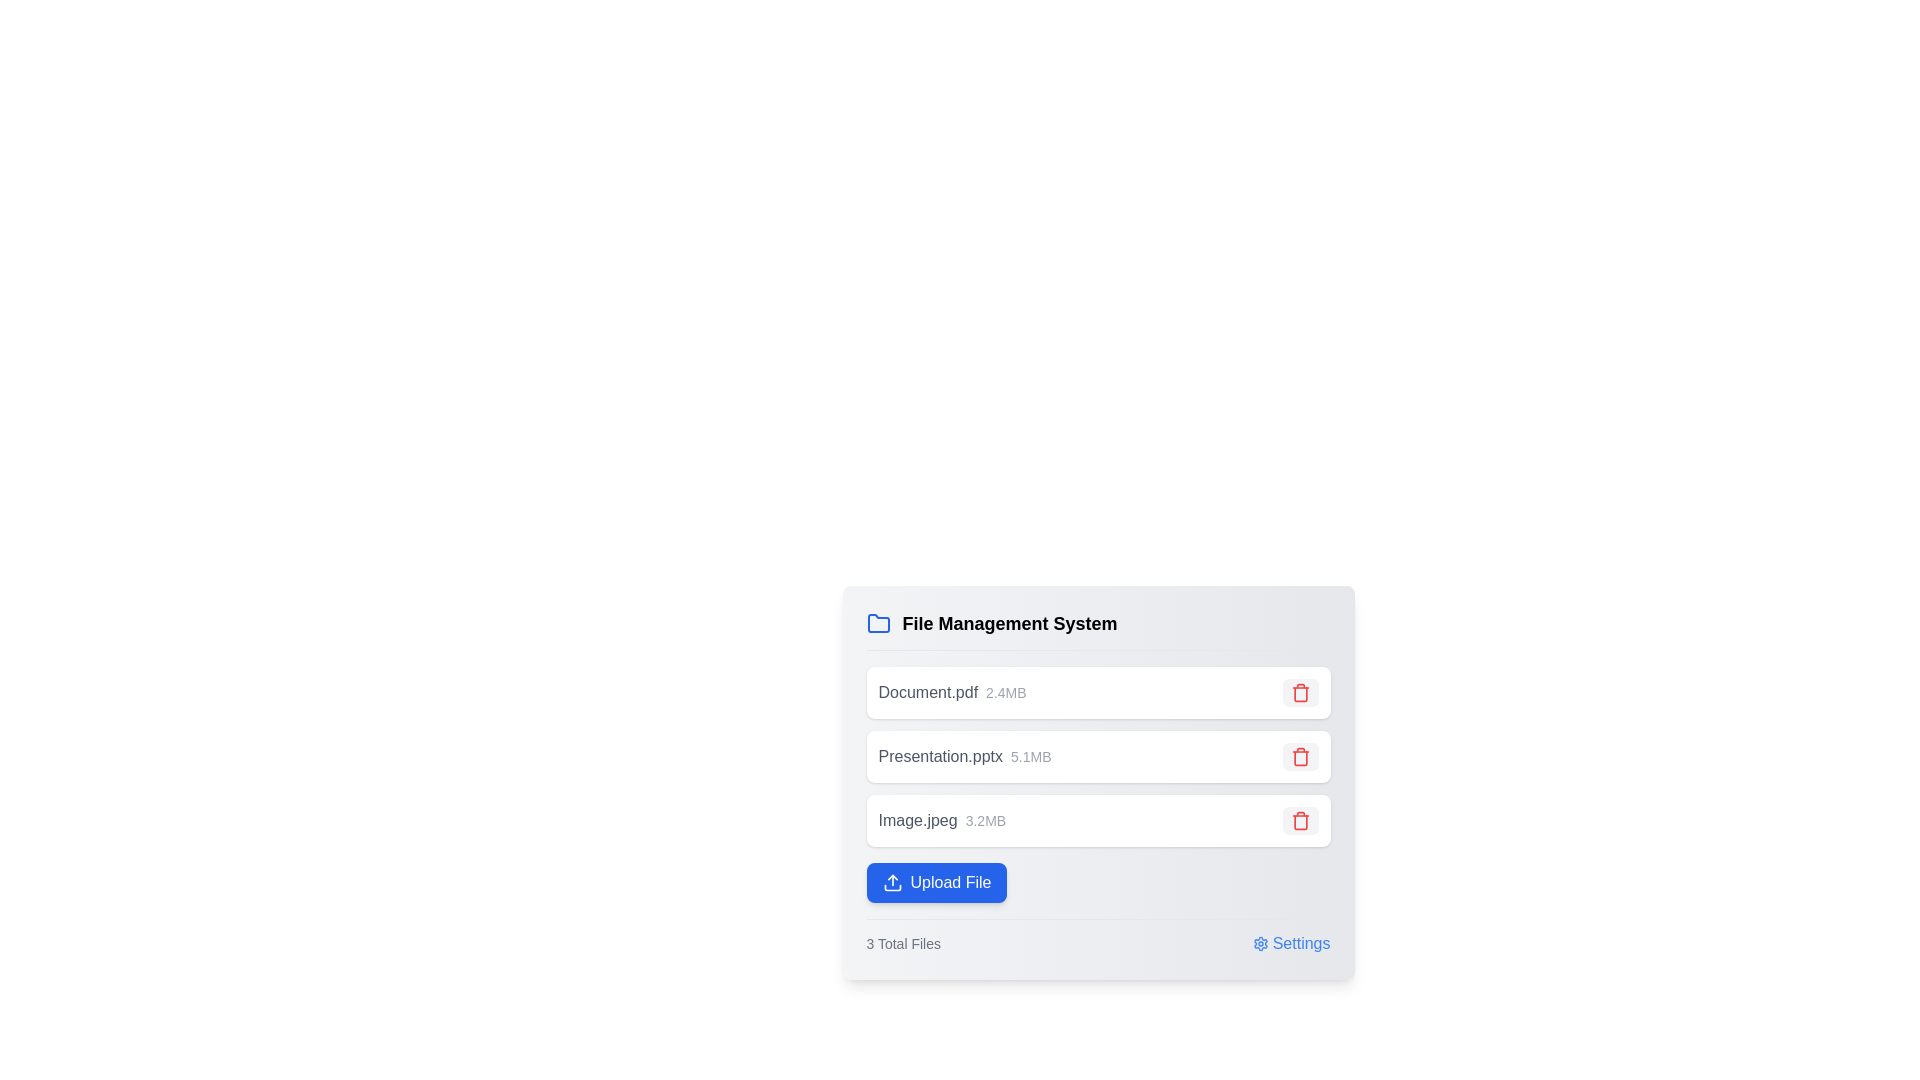 The height and width of the screenshot is (1080, 1920). I want to click on the 'Upload File' button which contains a small upload icon with an upward arrow to initiate the file upload process, so click(891, 882).